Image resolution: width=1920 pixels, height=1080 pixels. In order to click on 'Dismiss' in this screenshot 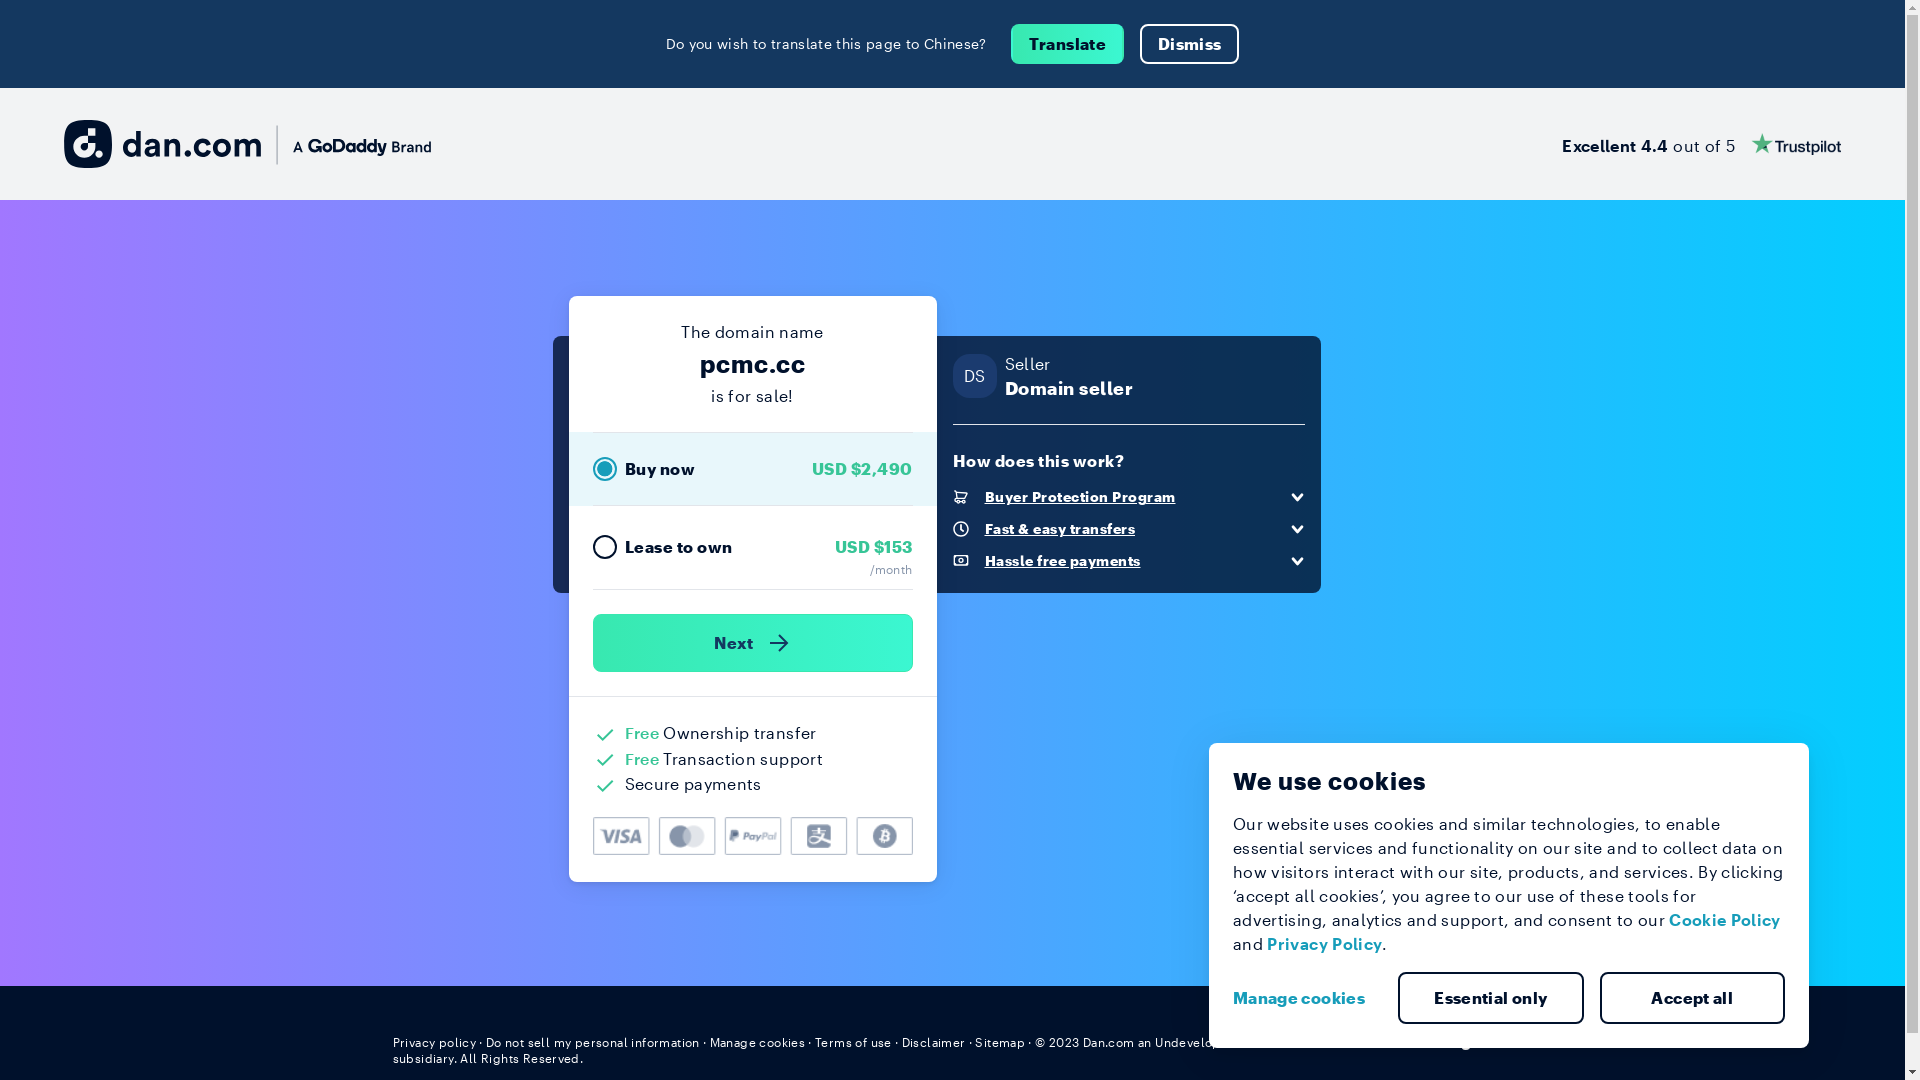, I will do `click(1189, 43)`.